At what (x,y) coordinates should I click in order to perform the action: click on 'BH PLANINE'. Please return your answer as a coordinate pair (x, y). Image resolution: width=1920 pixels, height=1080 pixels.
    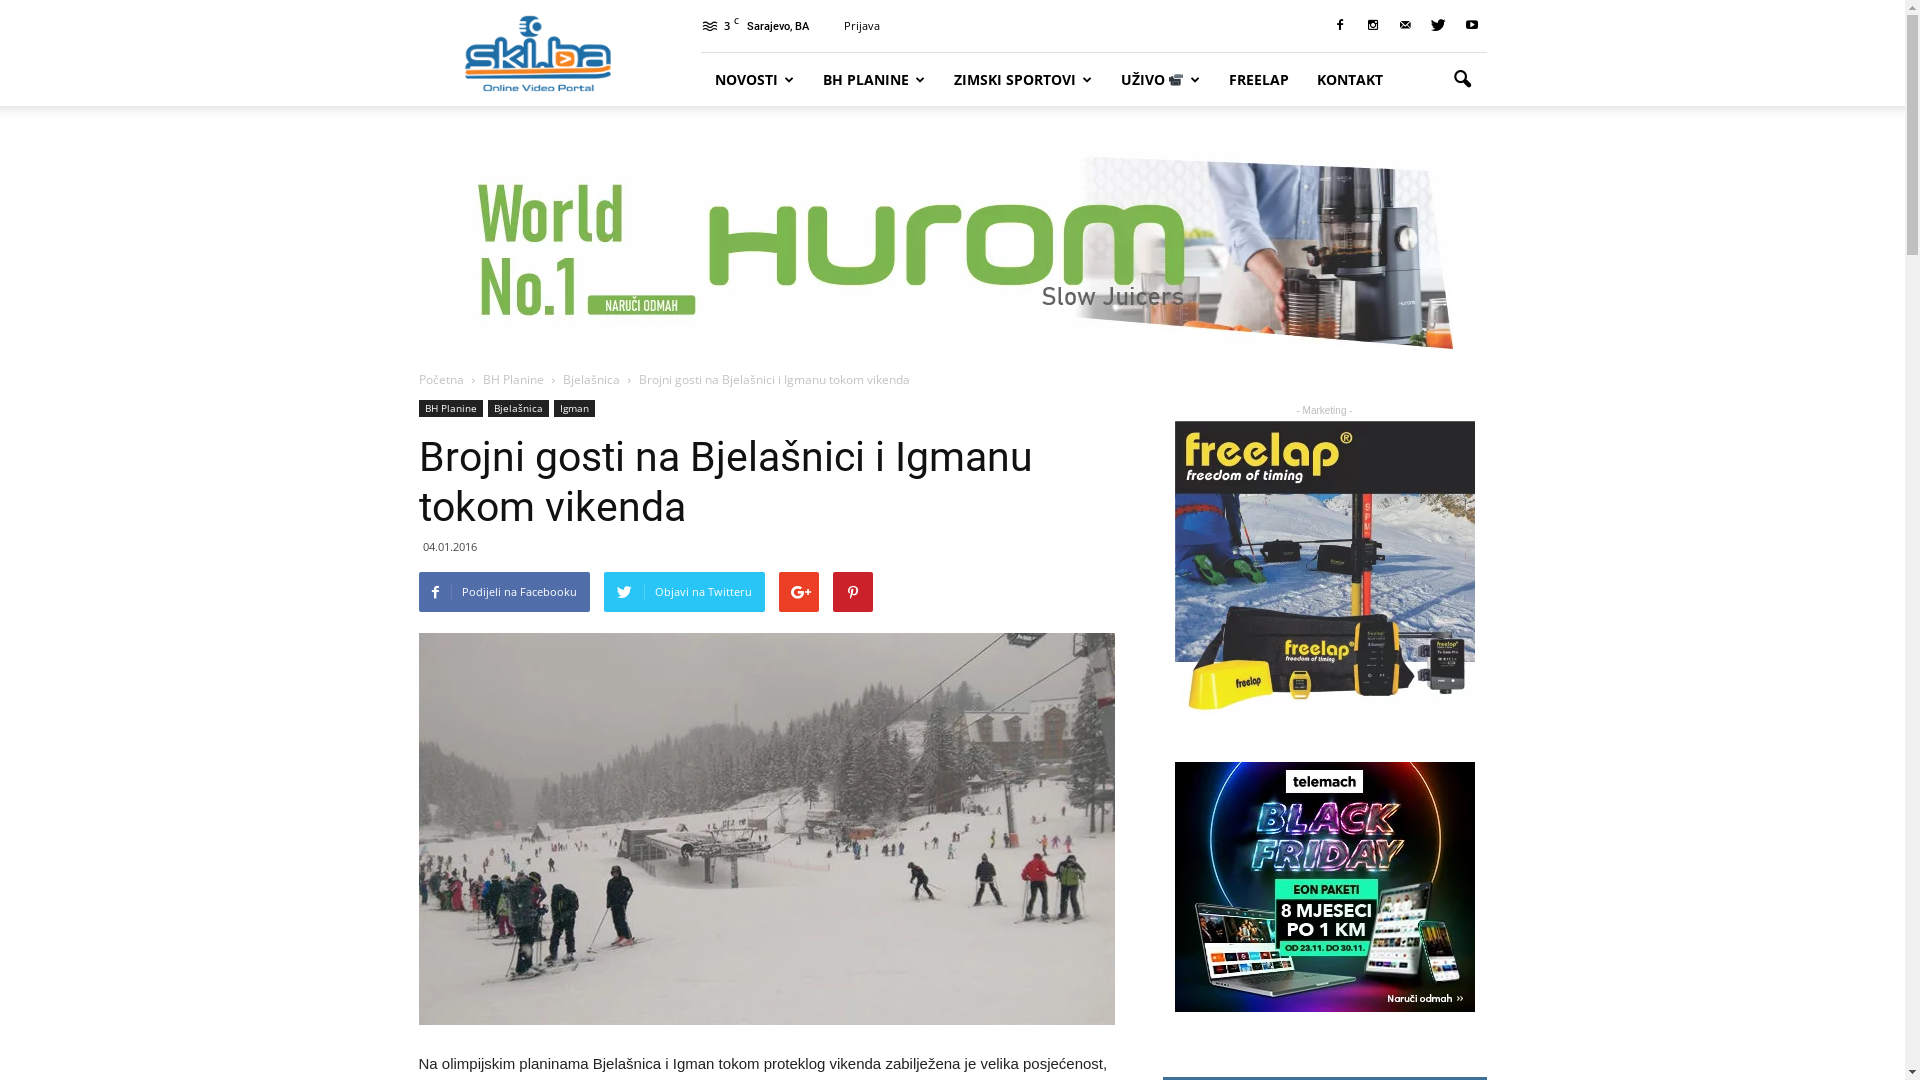
    Looking at the image, I should click on (873, 78).